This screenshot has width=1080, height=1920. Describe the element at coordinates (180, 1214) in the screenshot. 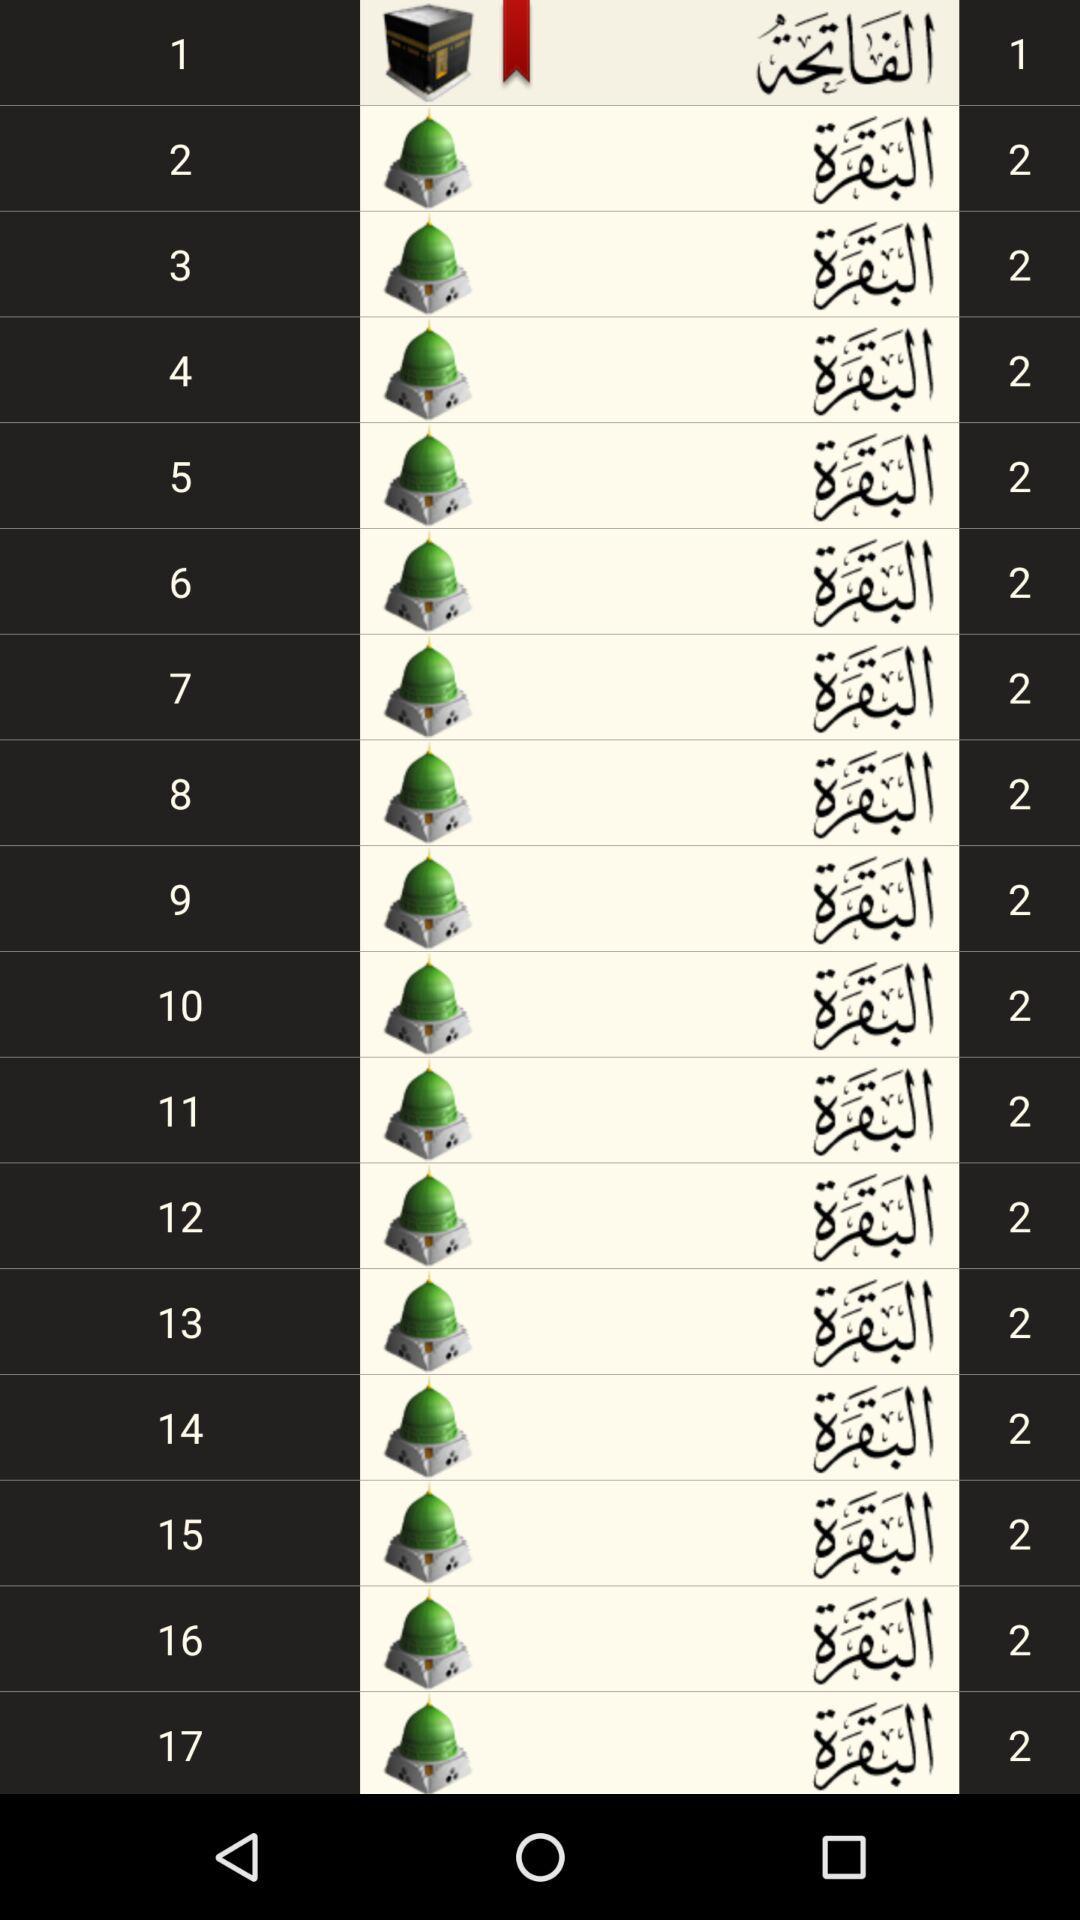

I see `the 12 item` at that location.